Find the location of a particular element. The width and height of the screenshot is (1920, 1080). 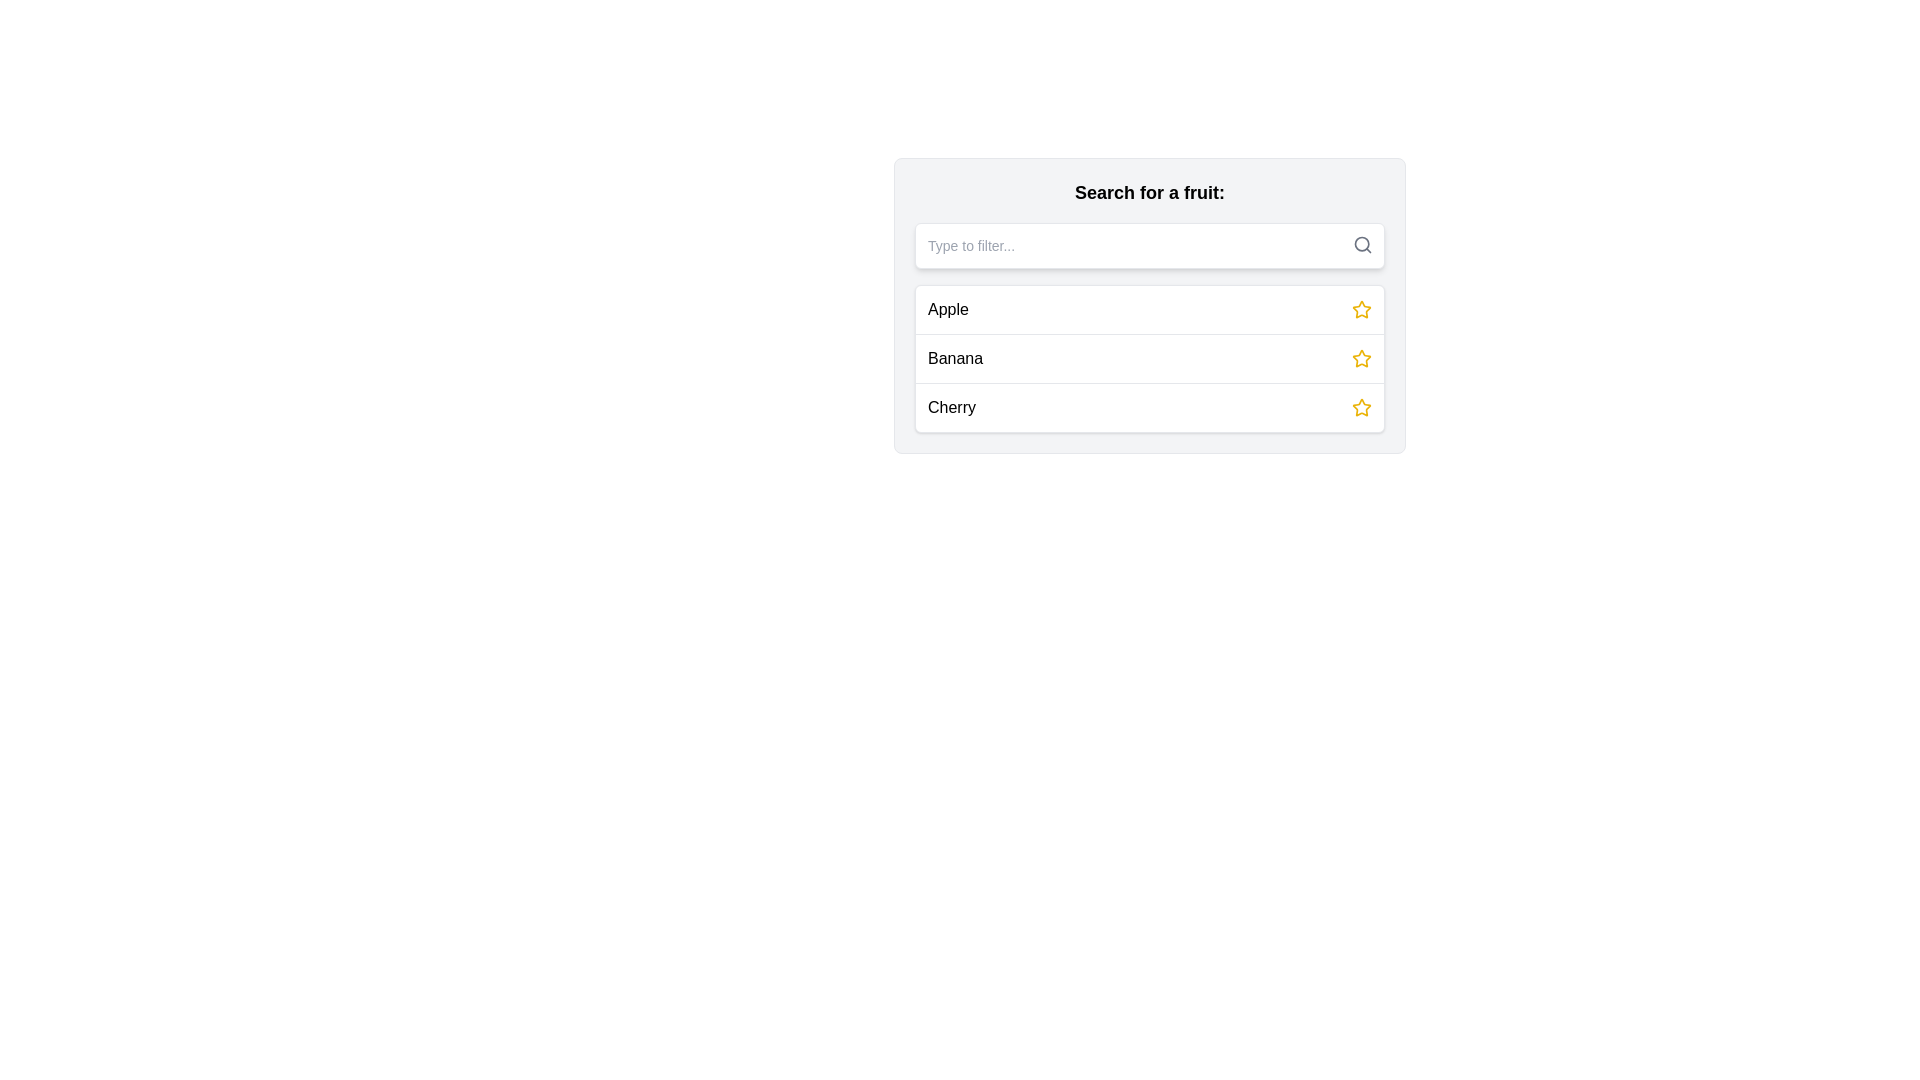

the second item ('Banana') in the list, which is displayed inside a rounded white box with a shadow, located below the search bar is located at coordinates (1150, 357).